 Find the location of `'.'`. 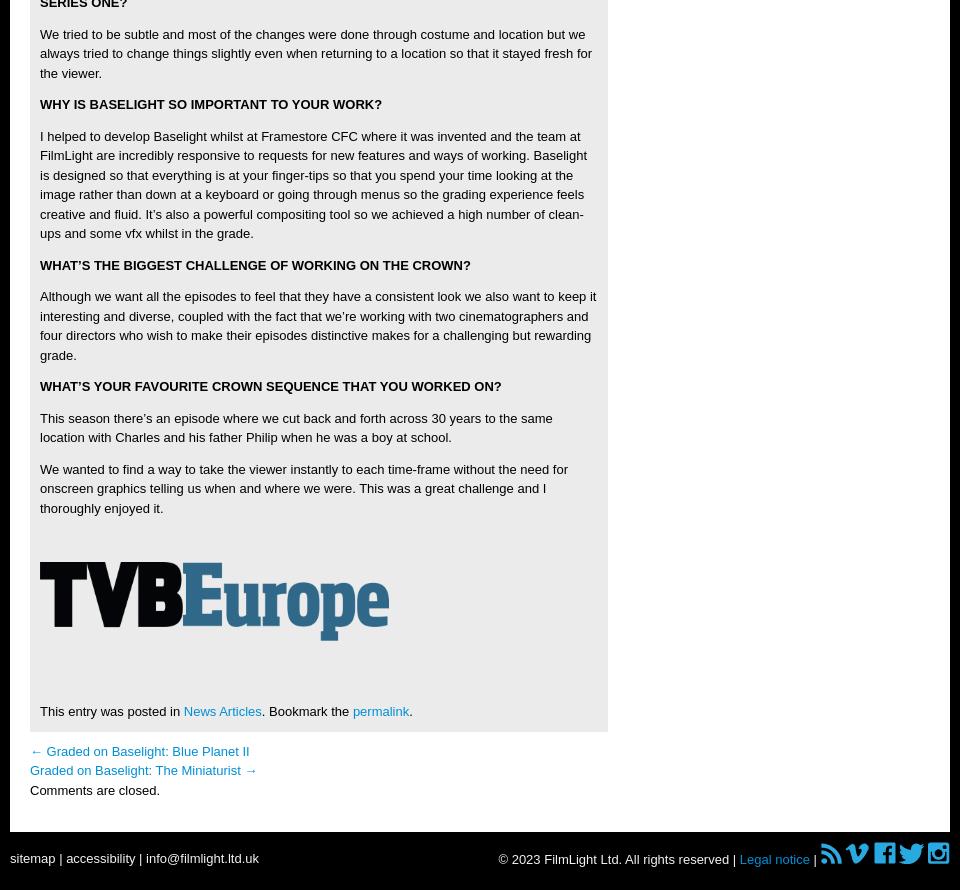

'.' is located at coordinates (409, 710).